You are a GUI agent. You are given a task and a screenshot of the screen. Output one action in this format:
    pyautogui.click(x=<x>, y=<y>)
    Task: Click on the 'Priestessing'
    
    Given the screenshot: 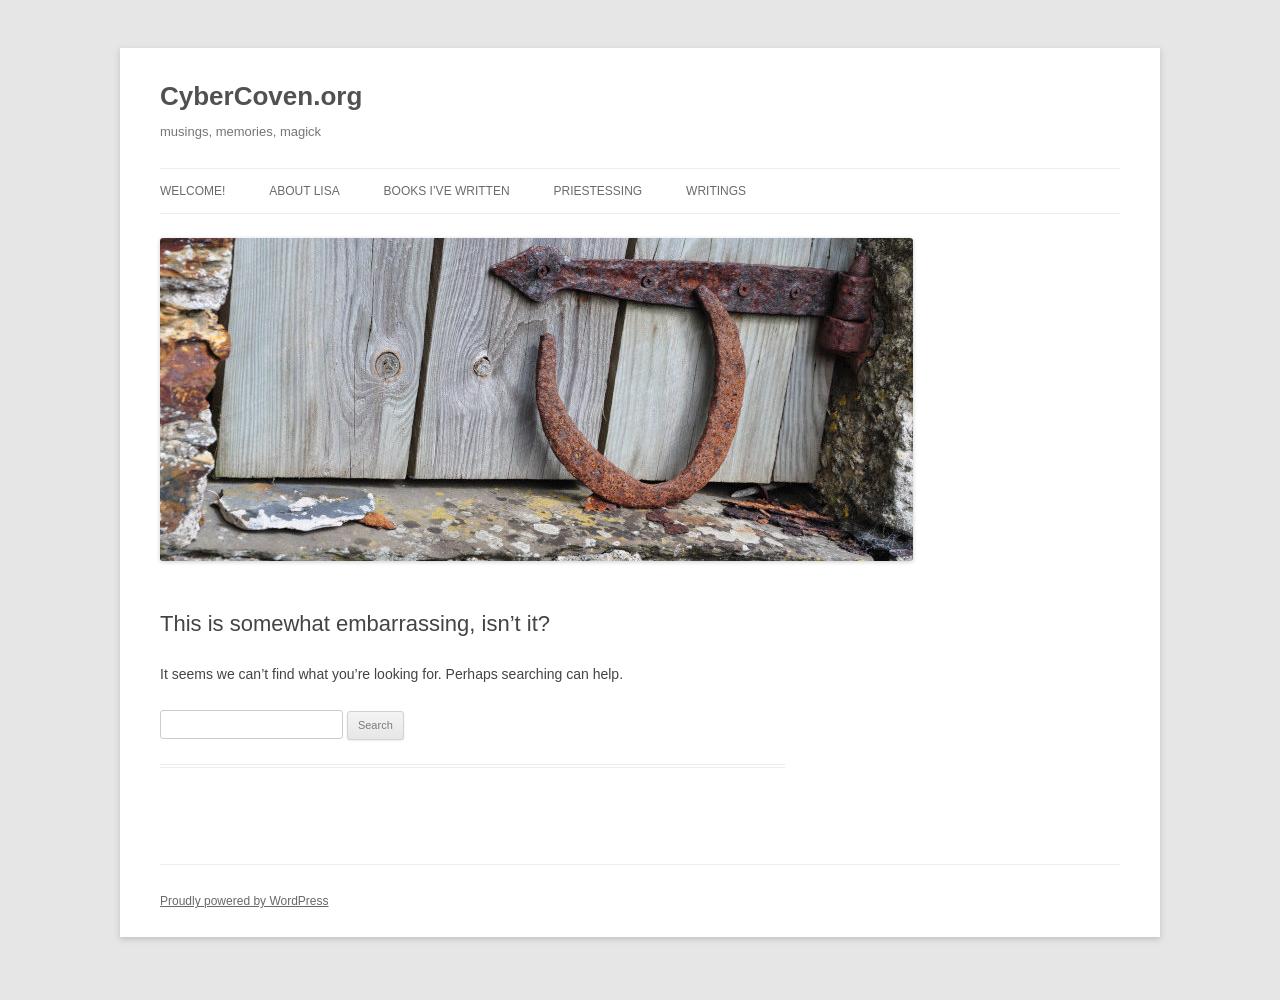 What is the action you would take?
    pyautogui.click(x=596, y=190)
    